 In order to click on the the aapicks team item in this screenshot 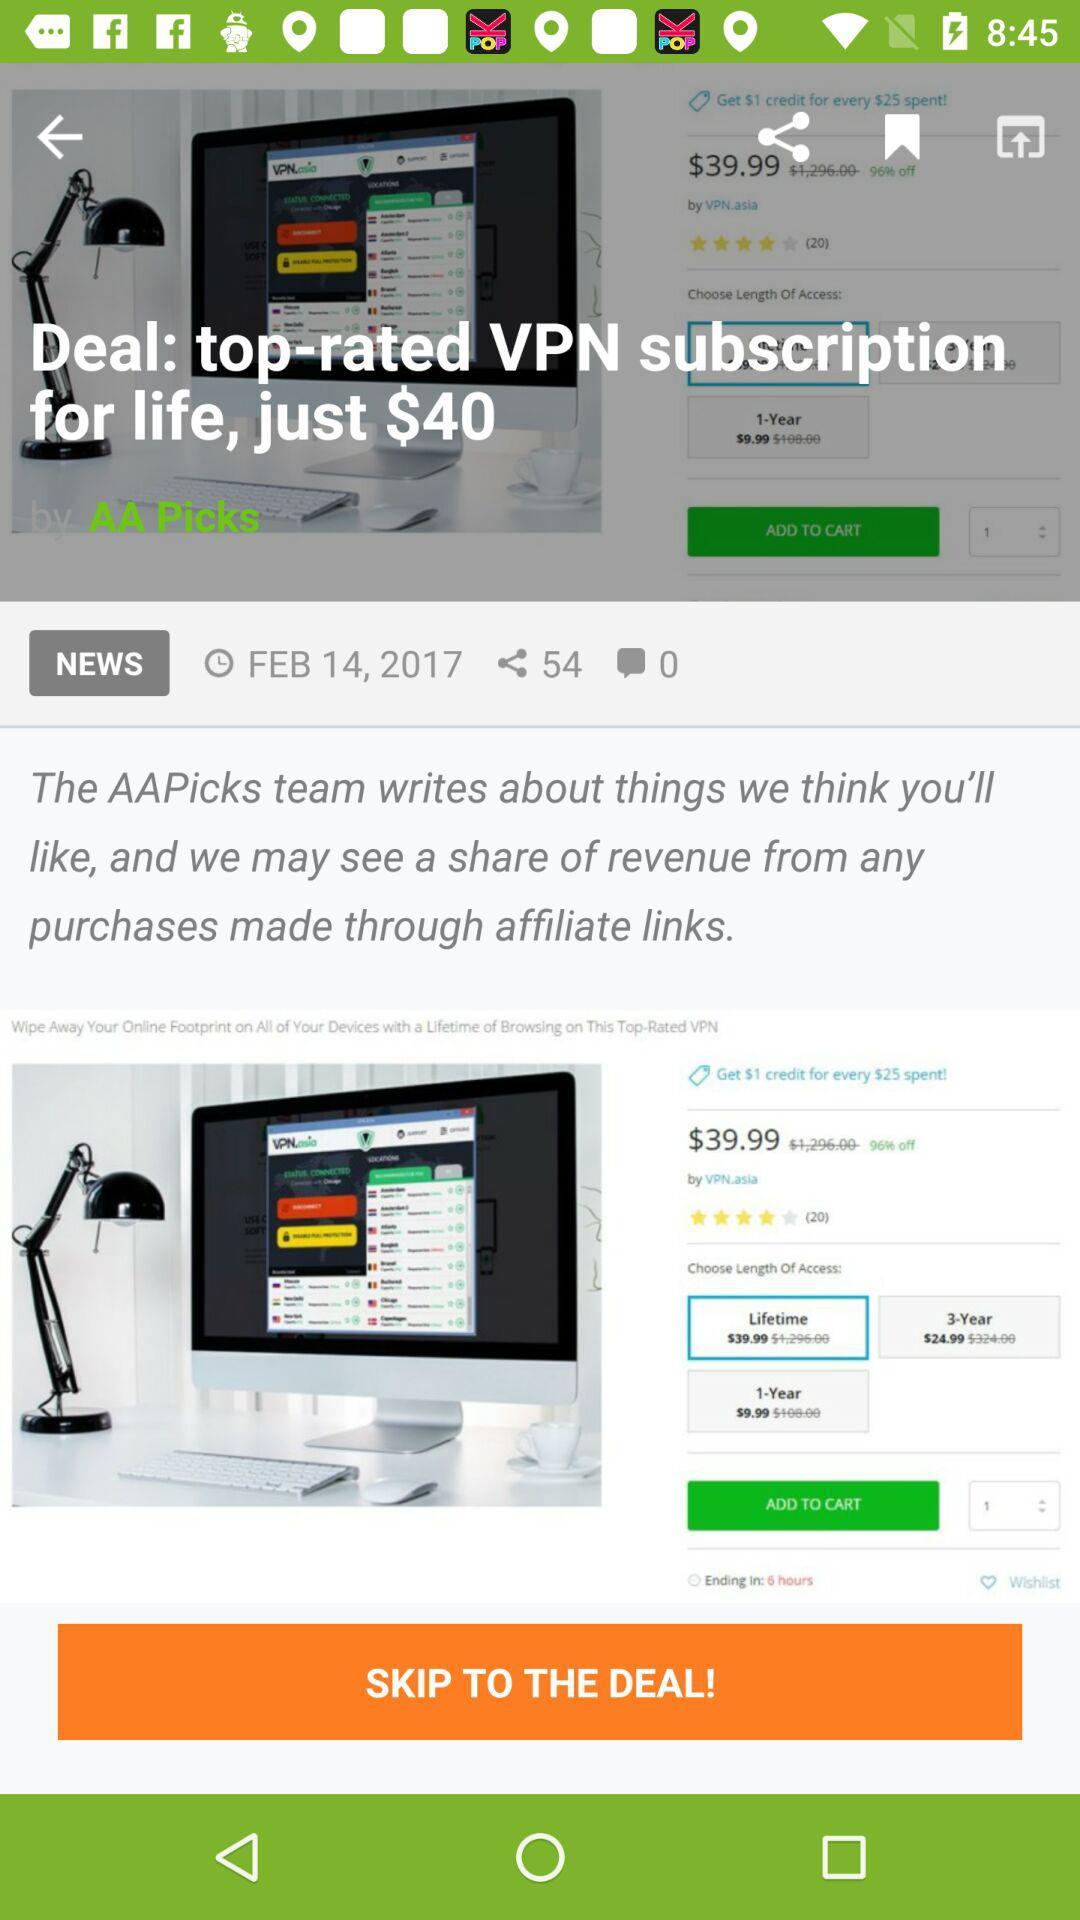, I will do `click(540, 854)`.